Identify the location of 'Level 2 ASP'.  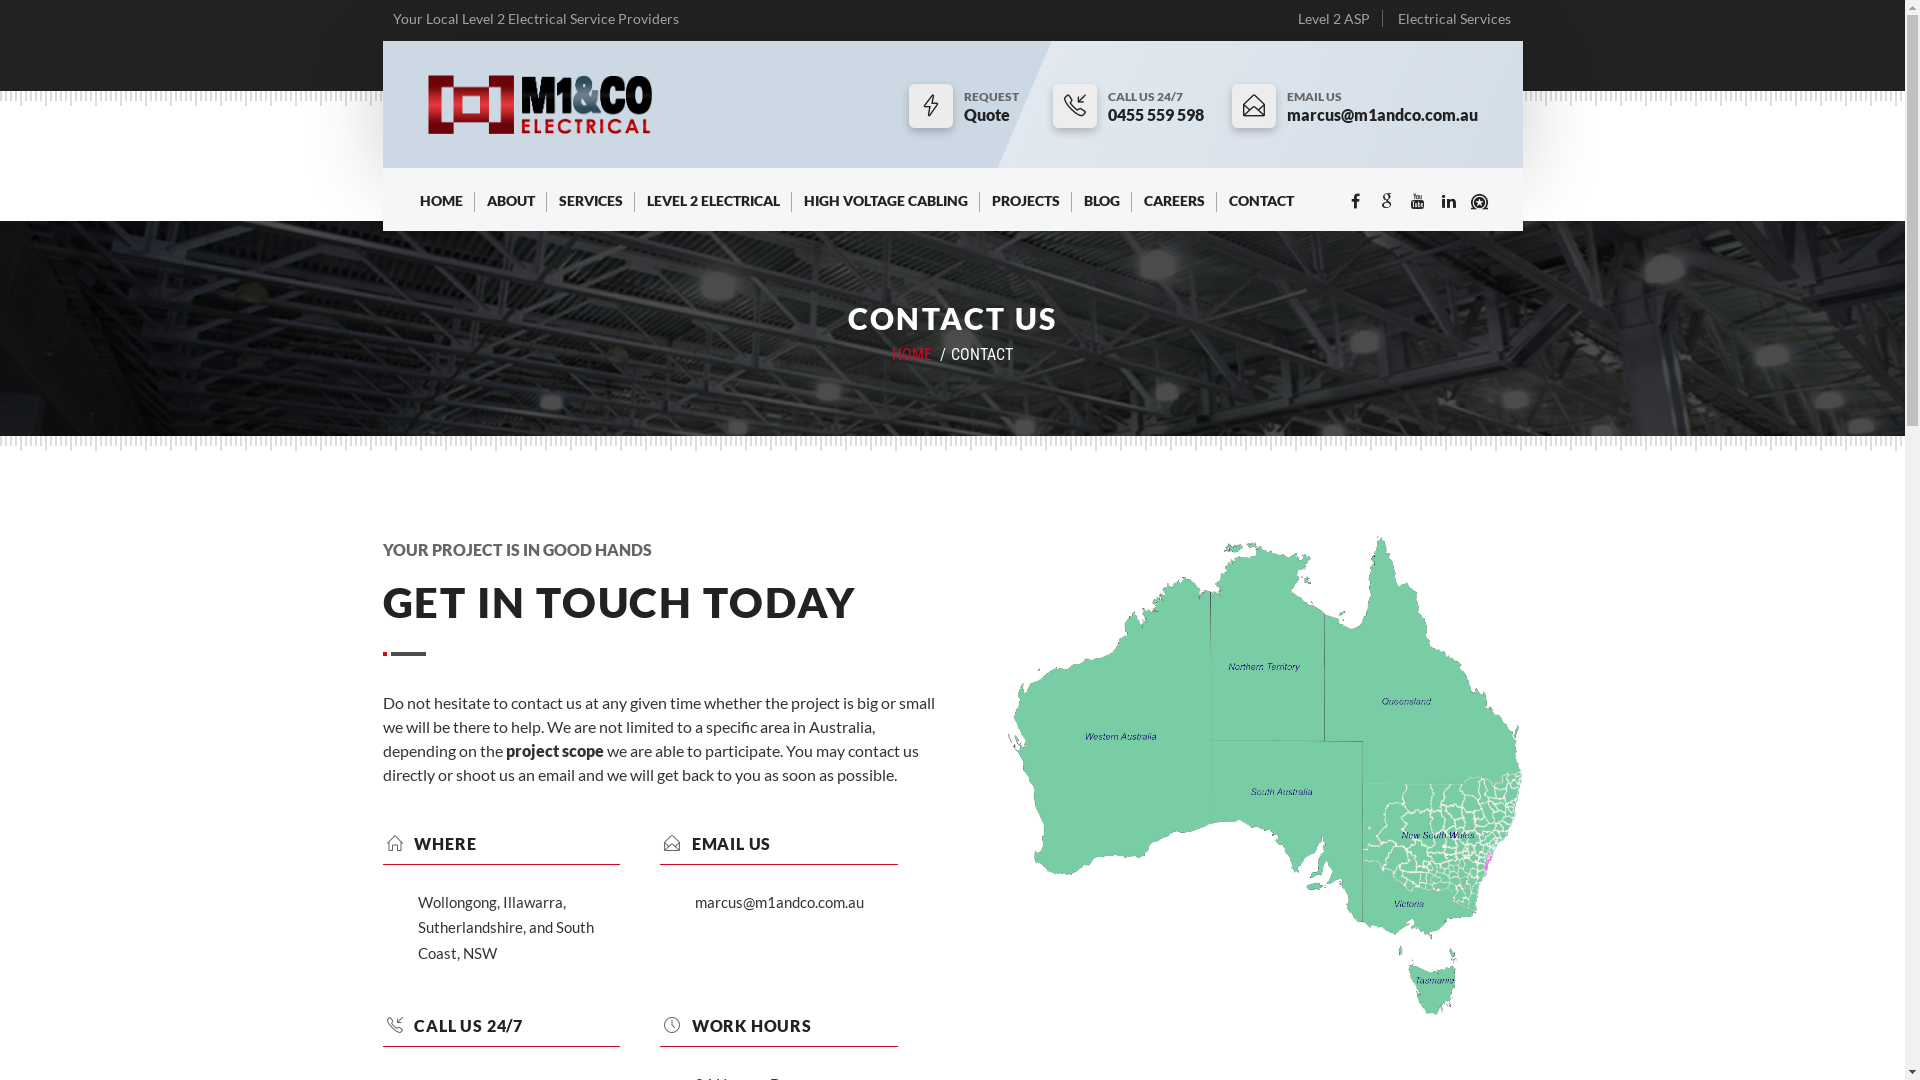
(1334, 18).